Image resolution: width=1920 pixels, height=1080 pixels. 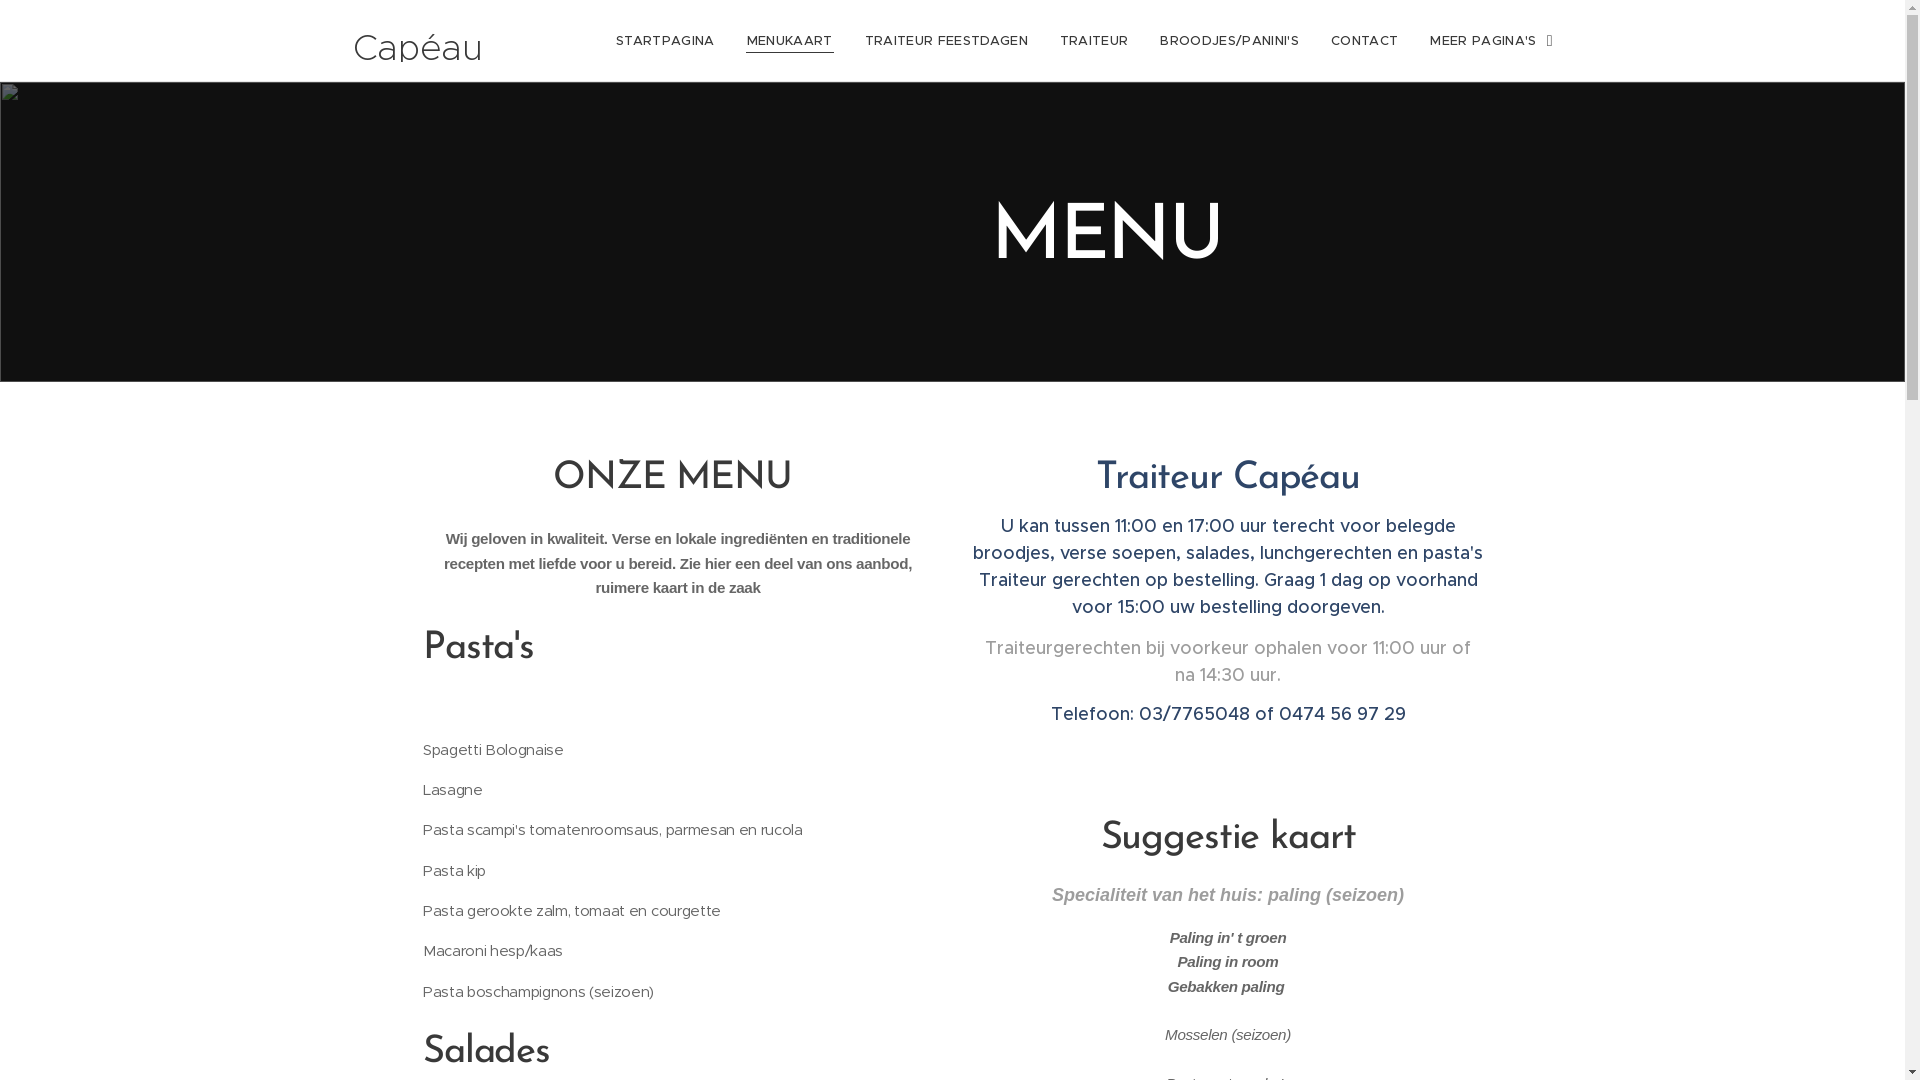 I want to click on 'MEER PAGINA'S', so click(x=1483, y=41).